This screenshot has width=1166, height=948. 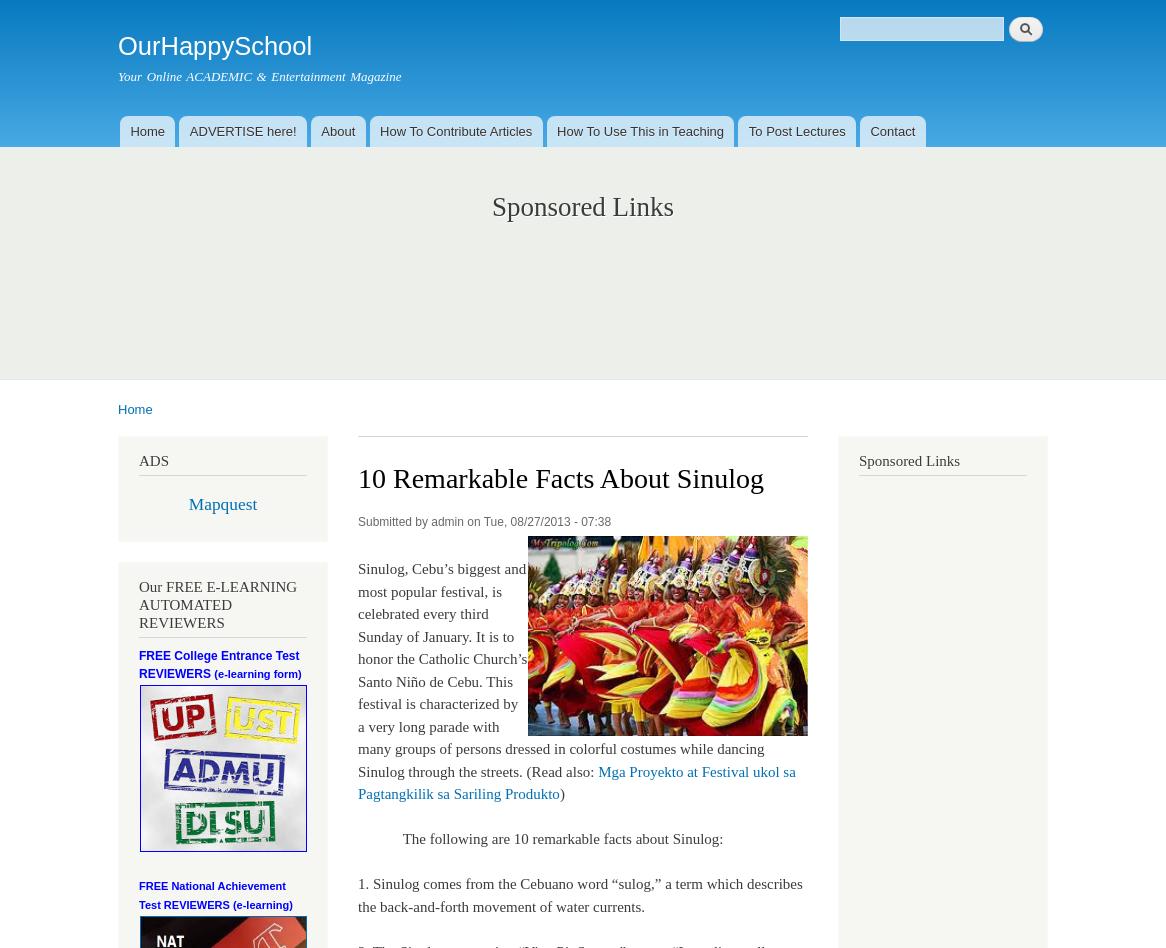 I want to click on 'Our FREE E-LEARNING AUTOMATED REVIEWERS', so click(x=217, y=604).